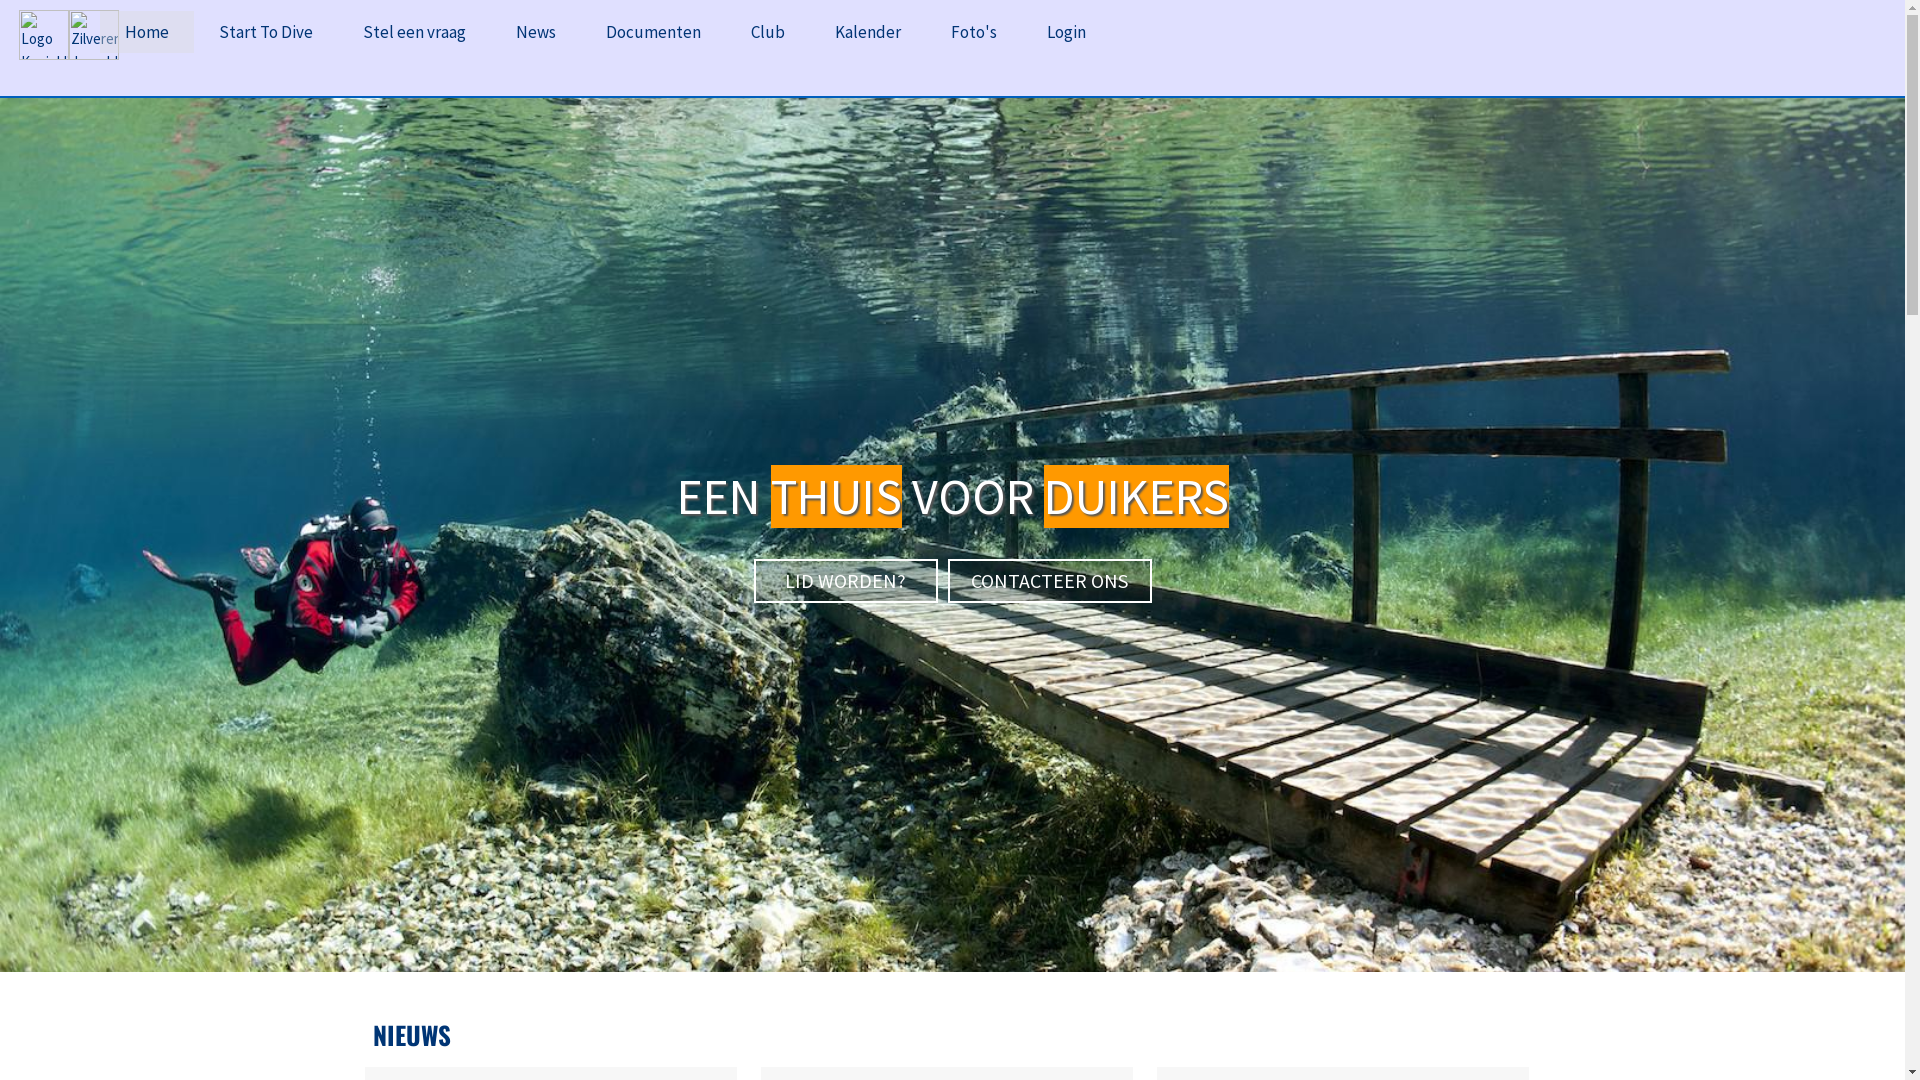  I want to click on 'Stel een vraag', so click(363, 31).